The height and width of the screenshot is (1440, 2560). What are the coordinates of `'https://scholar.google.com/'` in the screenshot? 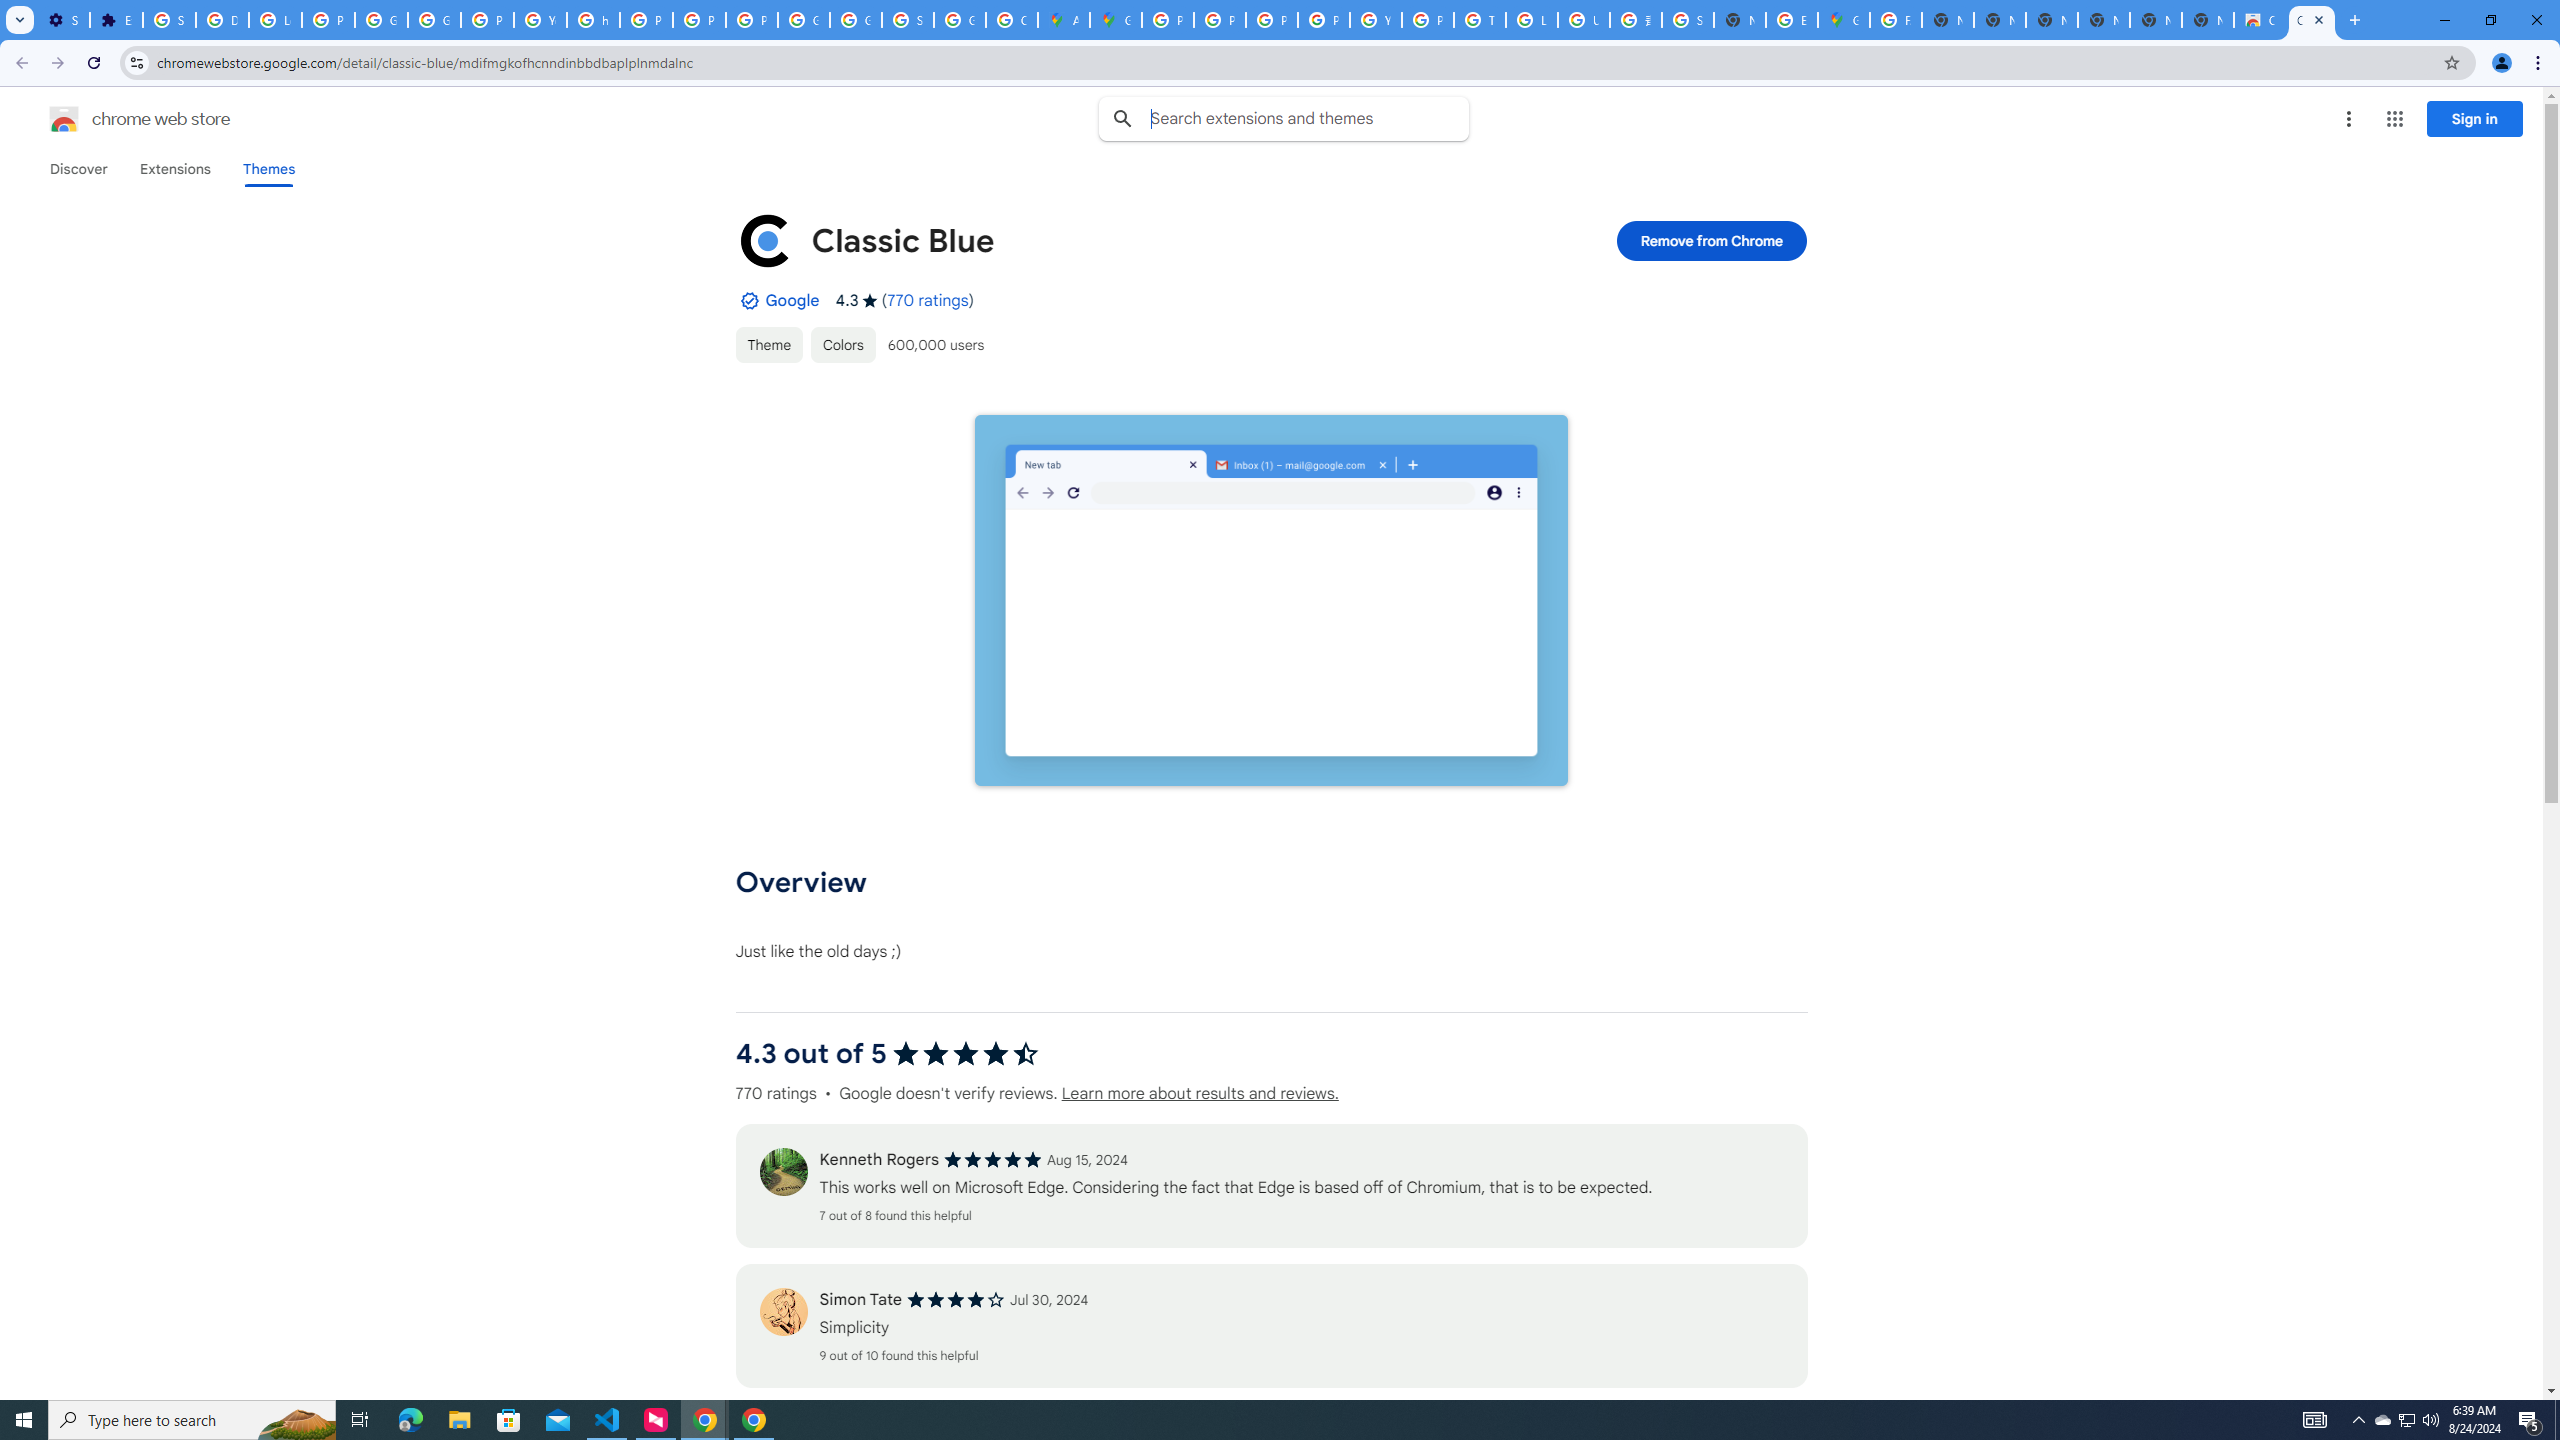 It's located at (592, 19).